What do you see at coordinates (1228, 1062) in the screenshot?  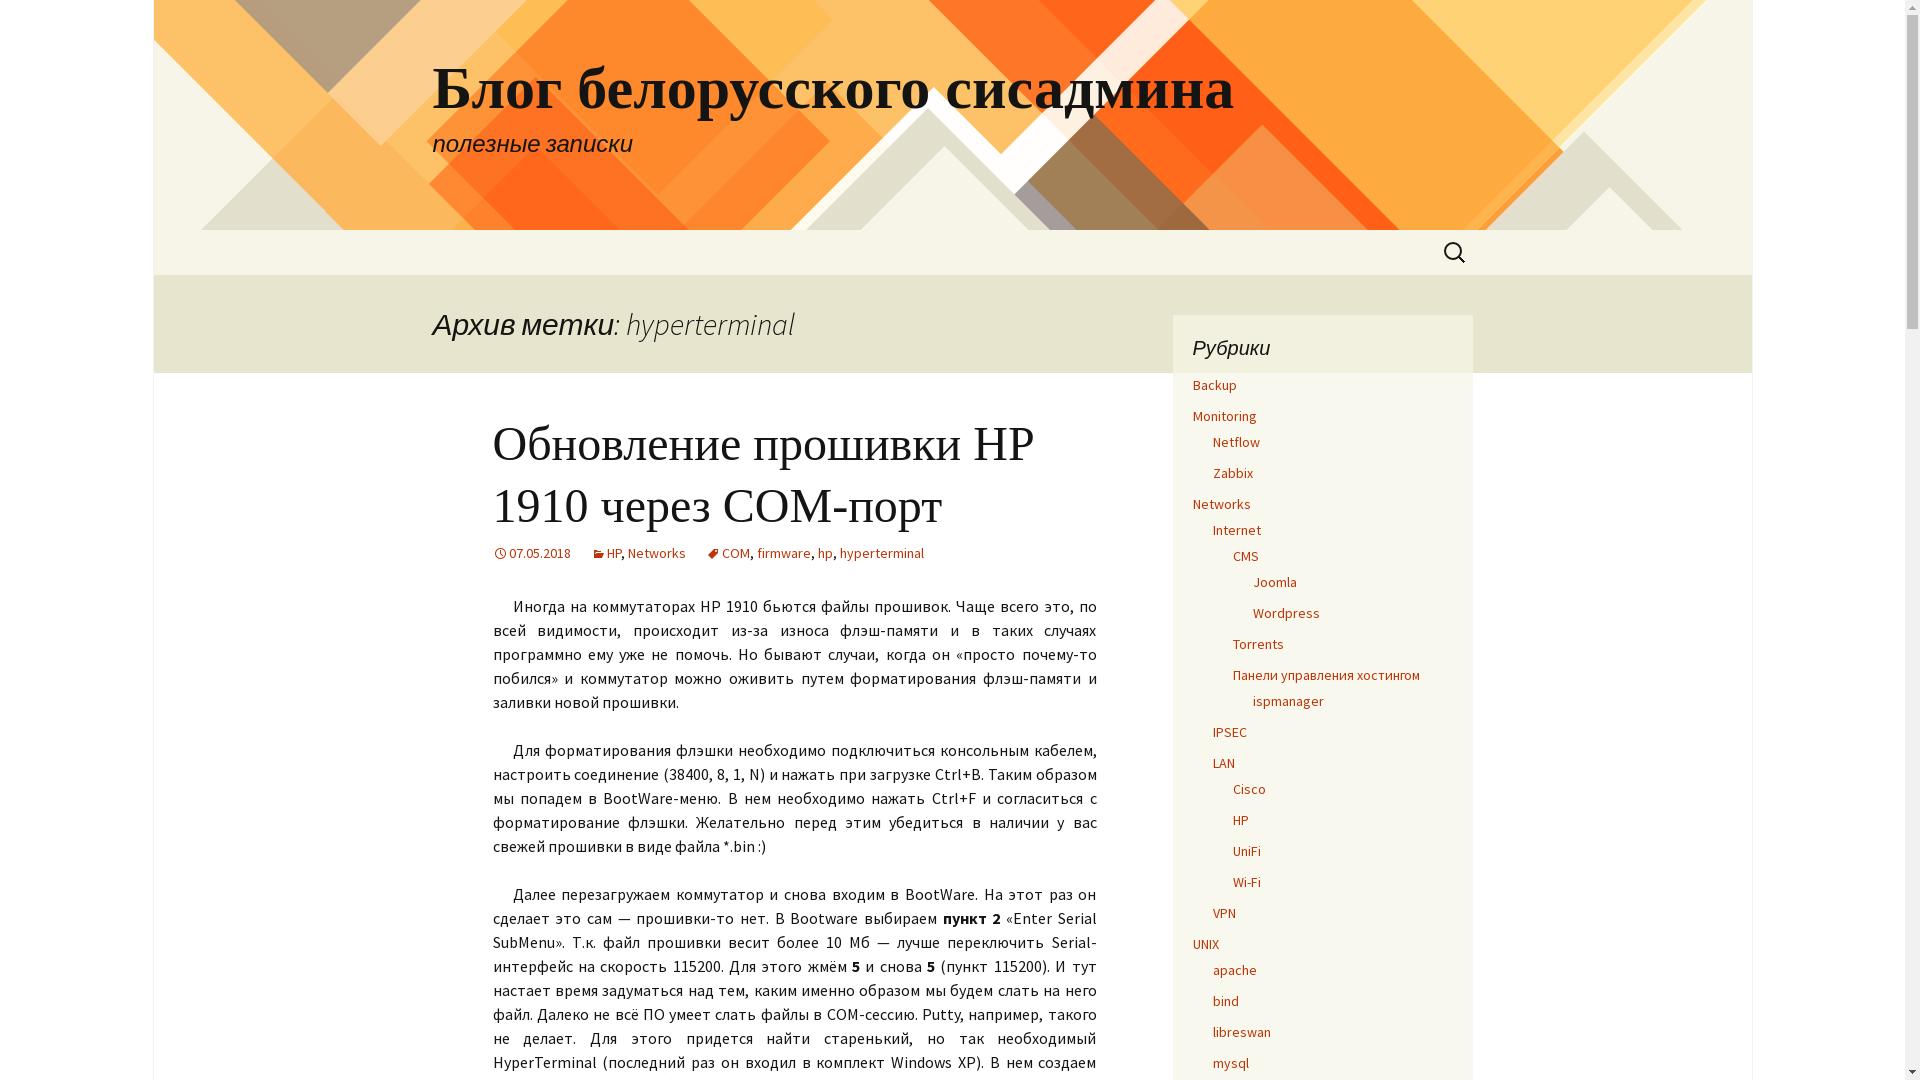 I see `'mysql'` at bounding box center [1228, 1062].